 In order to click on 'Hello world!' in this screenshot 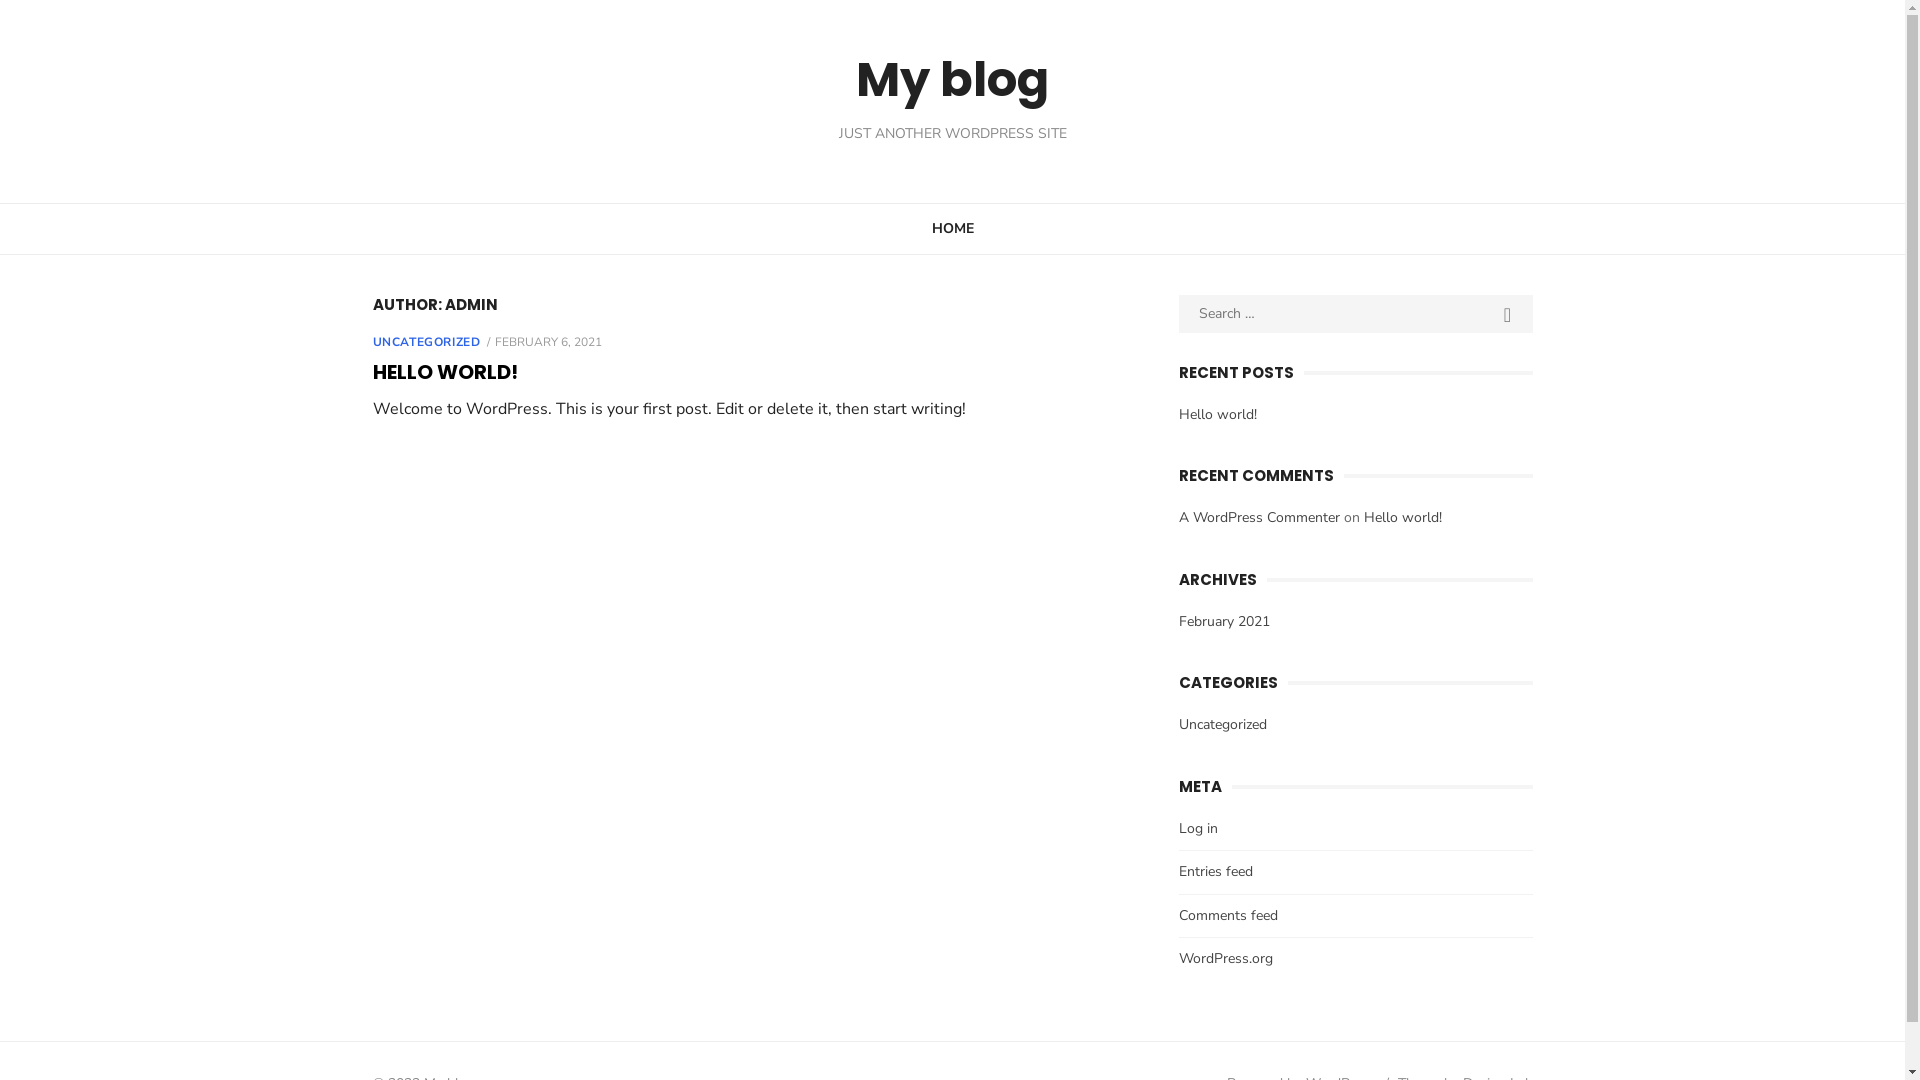, I will do `click(1401, 516)`.